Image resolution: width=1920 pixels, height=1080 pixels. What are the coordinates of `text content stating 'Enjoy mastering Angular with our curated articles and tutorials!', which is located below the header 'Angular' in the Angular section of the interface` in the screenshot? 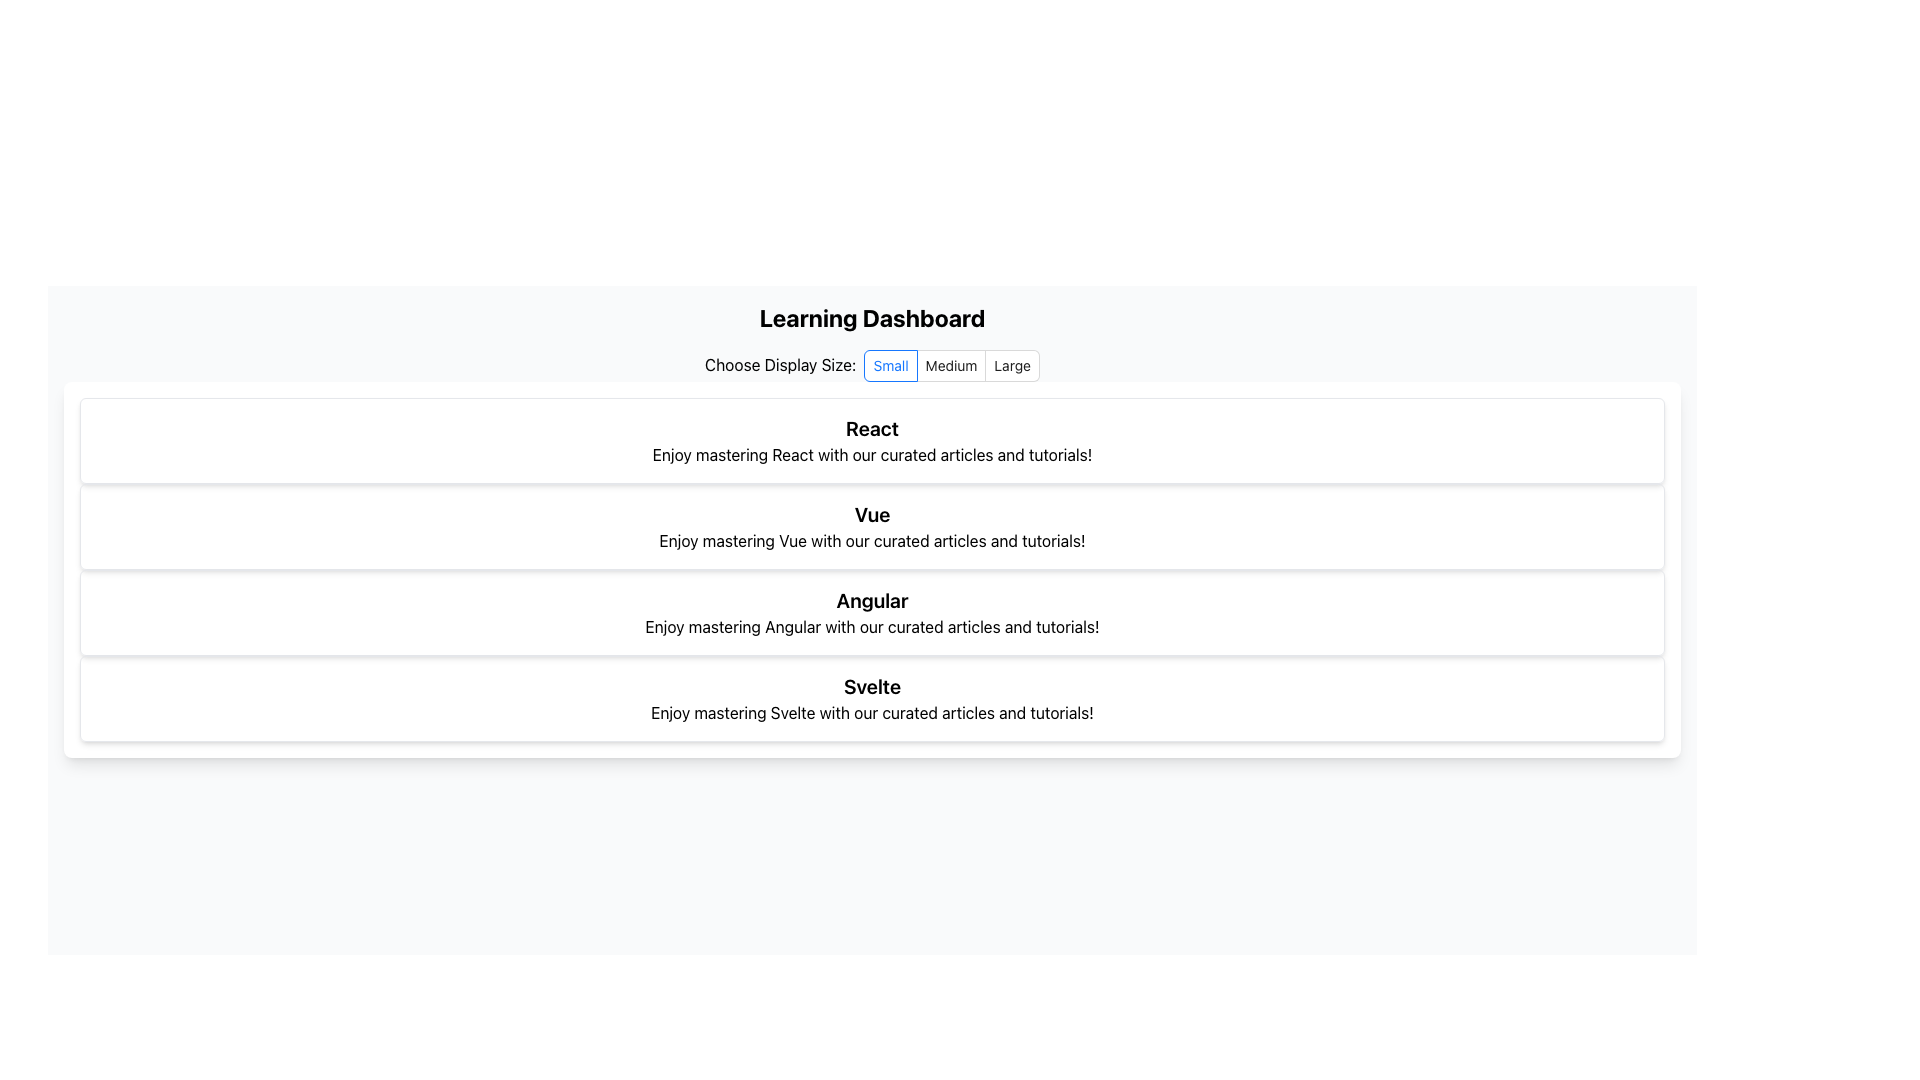 It's located at (872, 626).